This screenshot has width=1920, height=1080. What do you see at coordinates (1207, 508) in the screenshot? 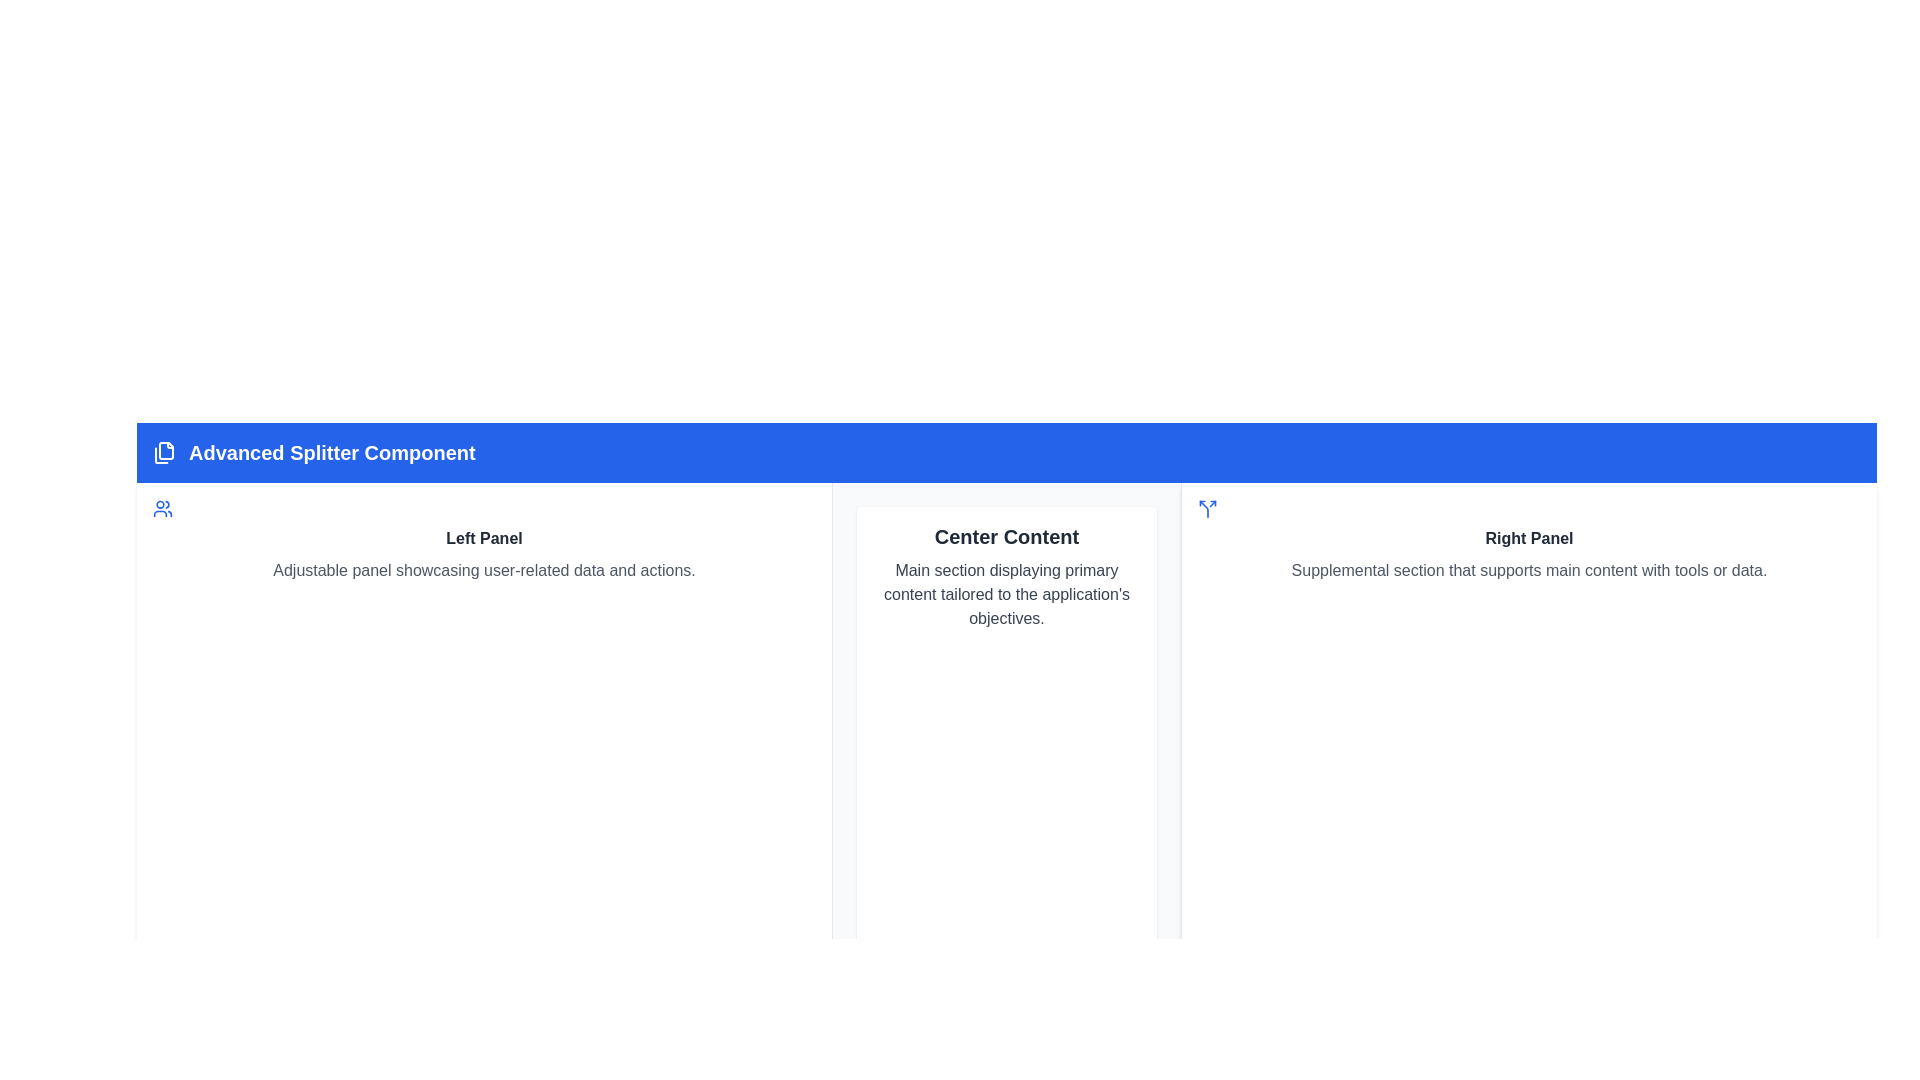
I see `the splitting icon located in the top-left corner of the Right Panel` at bounding box center [1207, 508].